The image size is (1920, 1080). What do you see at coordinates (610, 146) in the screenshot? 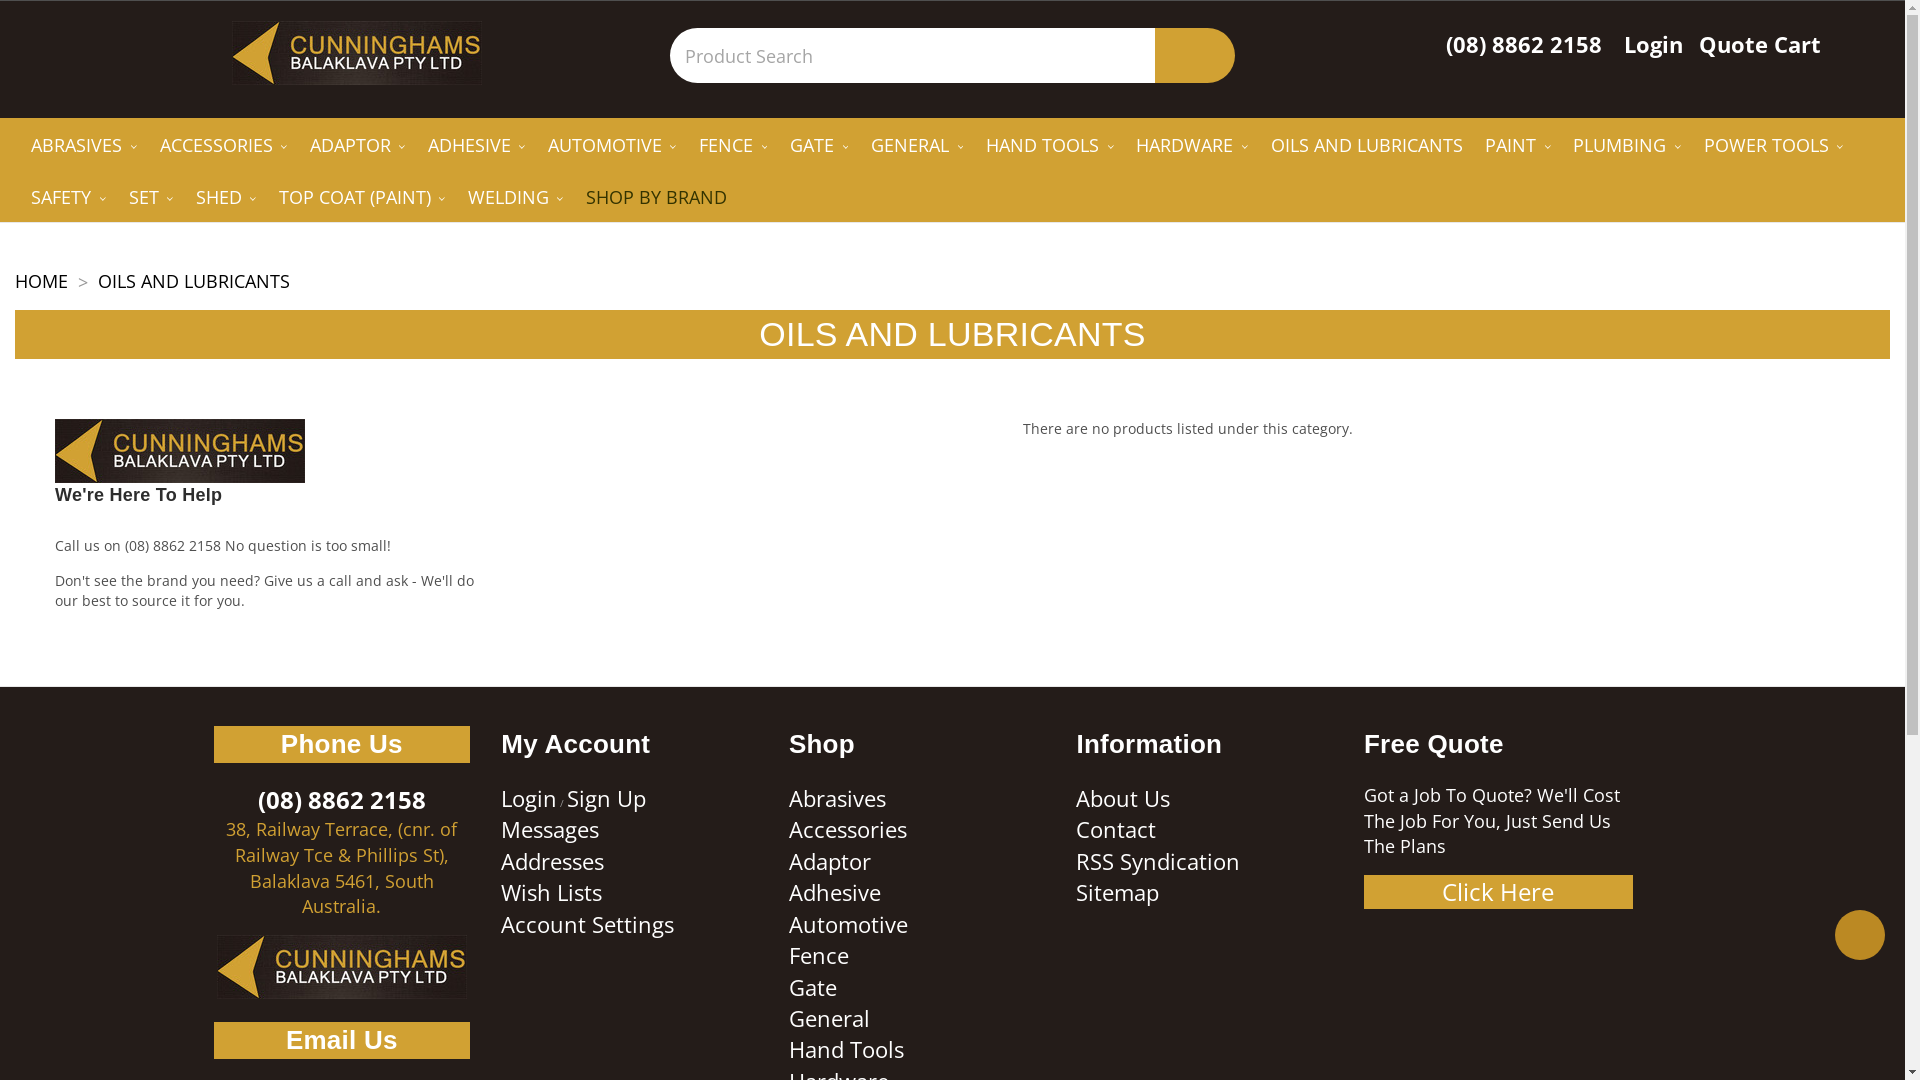
I see `'AUTOMOTIVE'` at bounding box center [610, 146].